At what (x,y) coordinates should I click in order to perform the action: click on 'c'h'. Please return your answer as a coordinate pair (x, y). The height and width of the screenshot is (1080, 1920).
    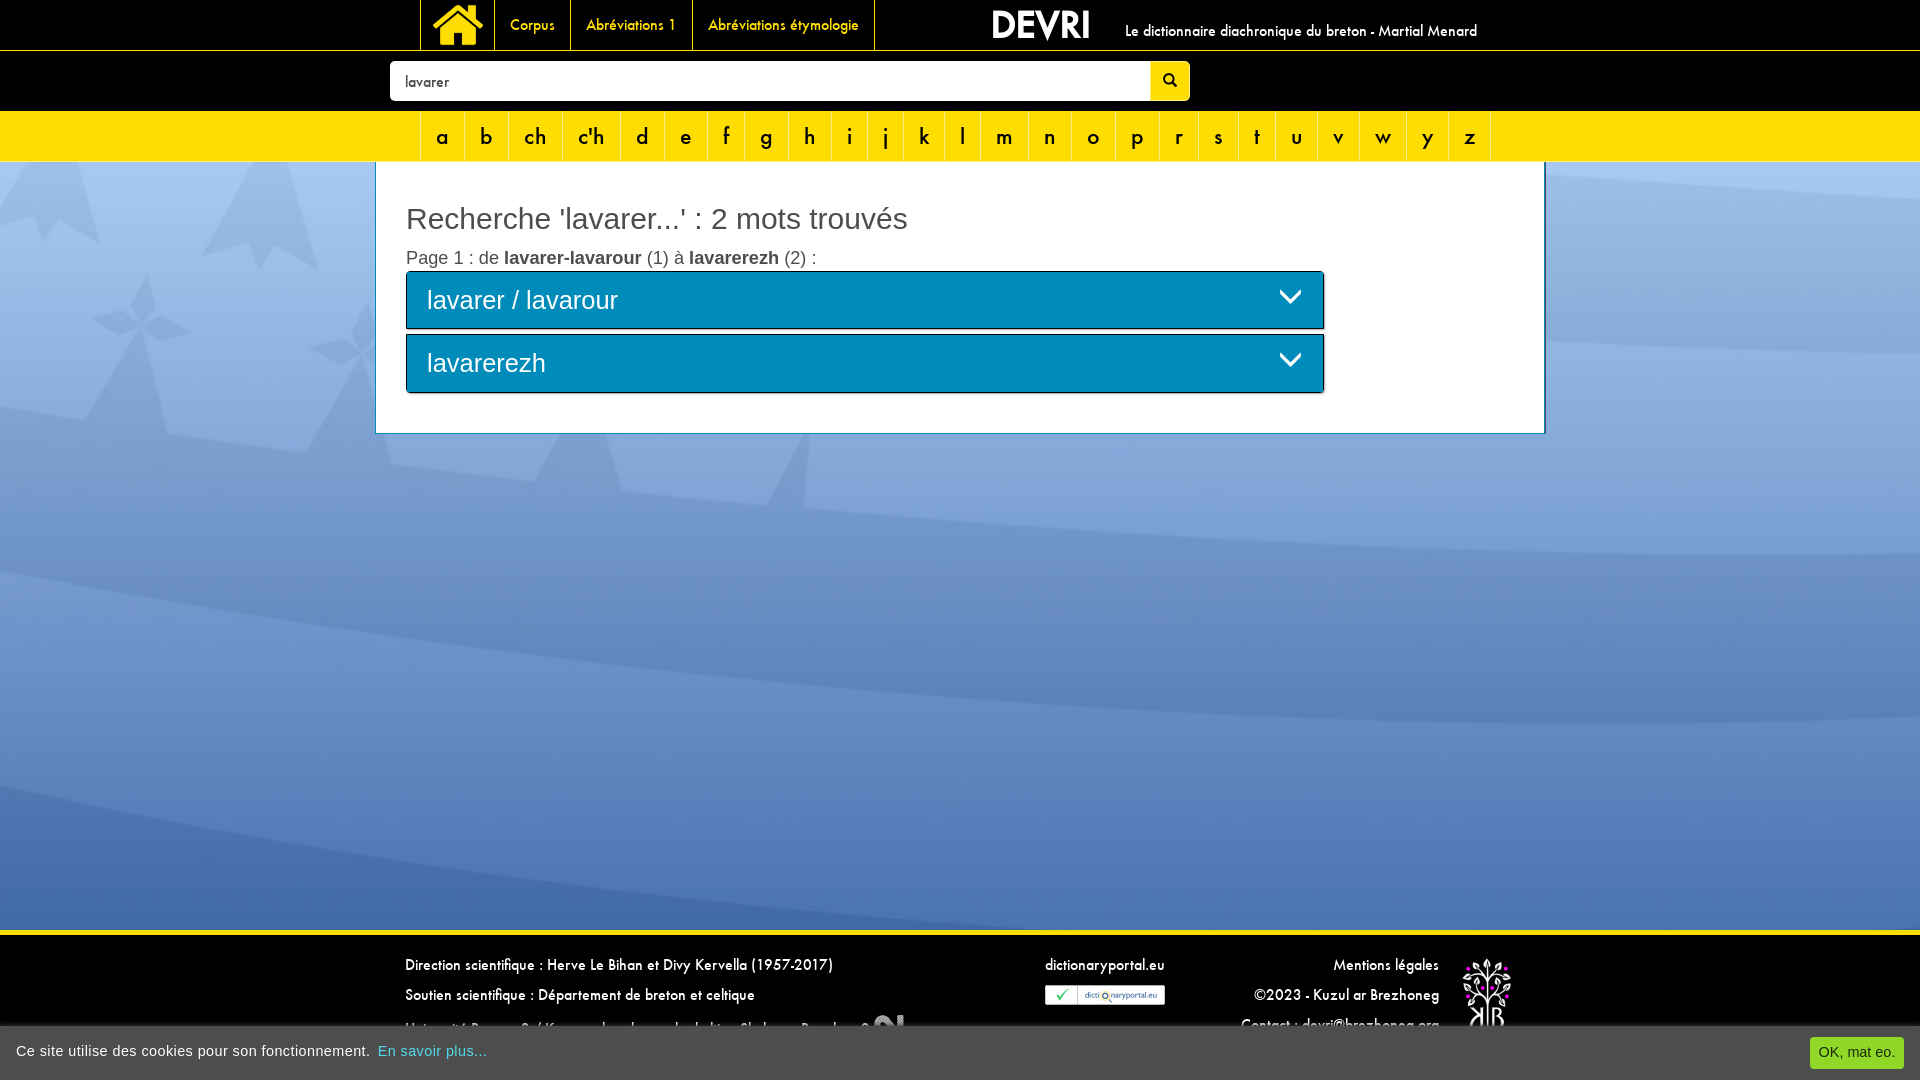
    Looking at the image, I should click on (590, 135).